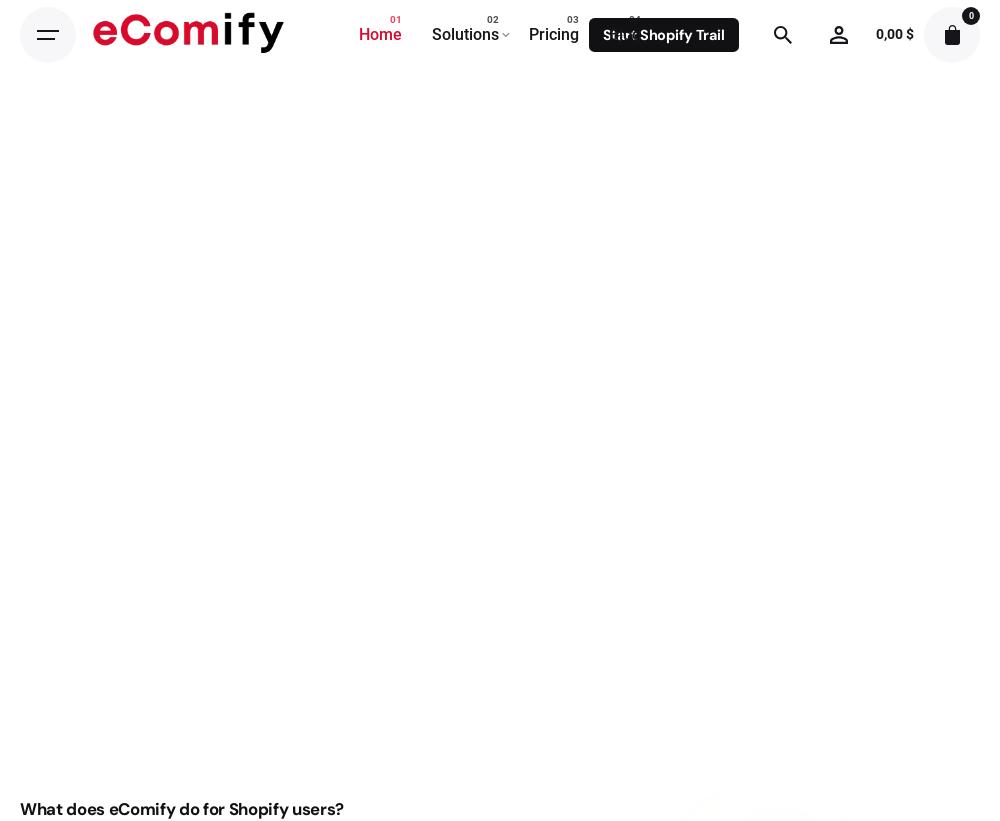 Image resolution: width=1000 pixels, height=821 pixels. What do you see at coordinates (358, 32) in the screenshot?
I see `'Home'` at bounding box center [358, 32].